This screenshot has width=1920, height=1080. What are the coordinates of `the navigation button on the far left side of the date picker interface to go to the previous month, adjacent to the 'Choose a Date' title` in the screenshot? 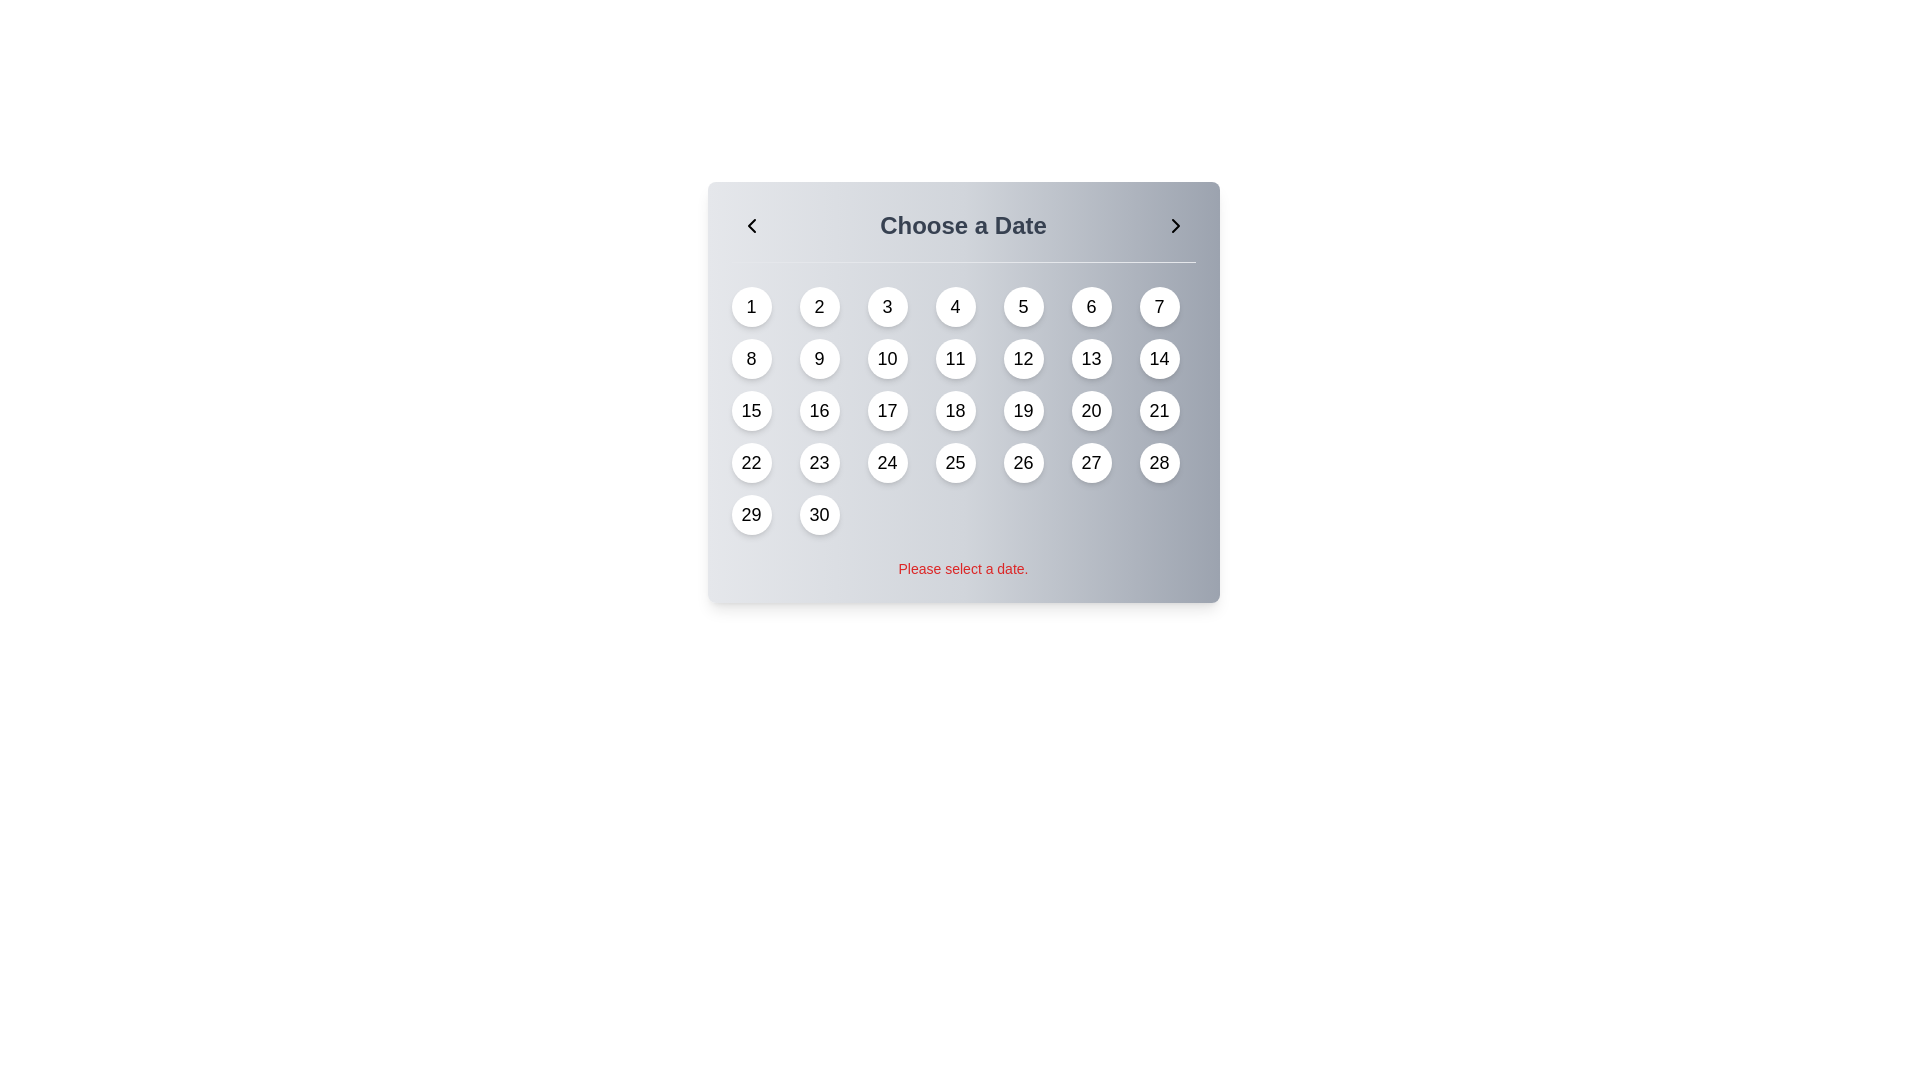 It's located at (750, 225).